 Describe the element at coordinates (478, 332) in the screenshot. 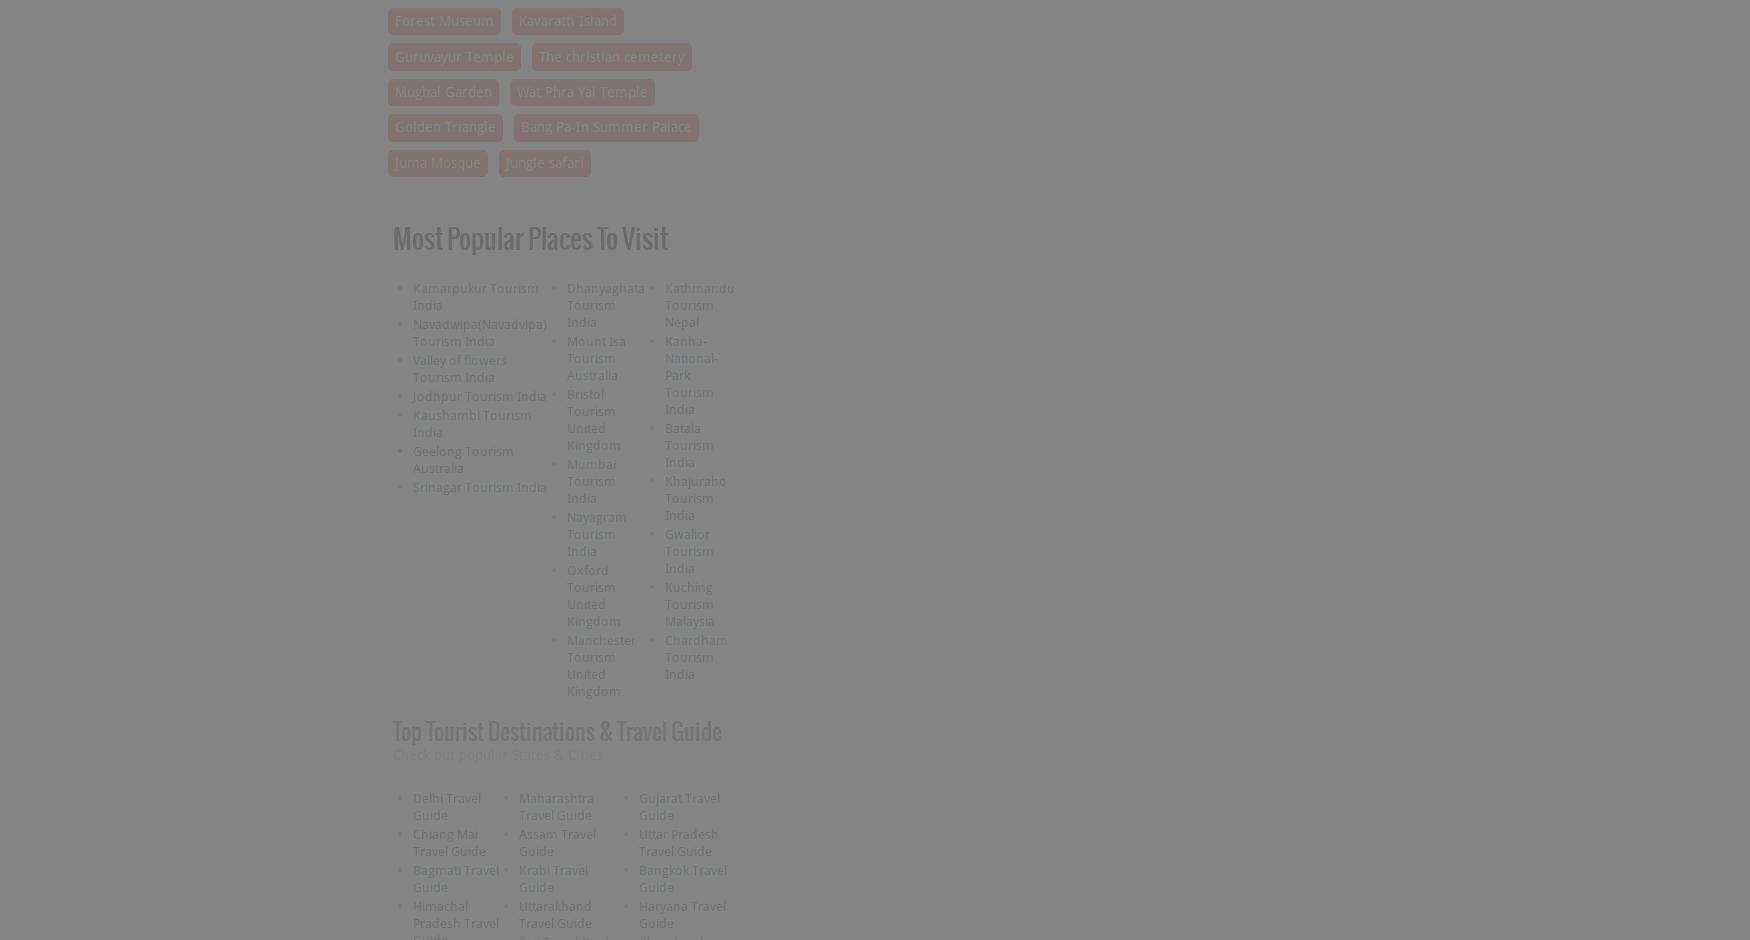

I see `'Navadwipa(Navadvipa) Tourism  India'` at that location.